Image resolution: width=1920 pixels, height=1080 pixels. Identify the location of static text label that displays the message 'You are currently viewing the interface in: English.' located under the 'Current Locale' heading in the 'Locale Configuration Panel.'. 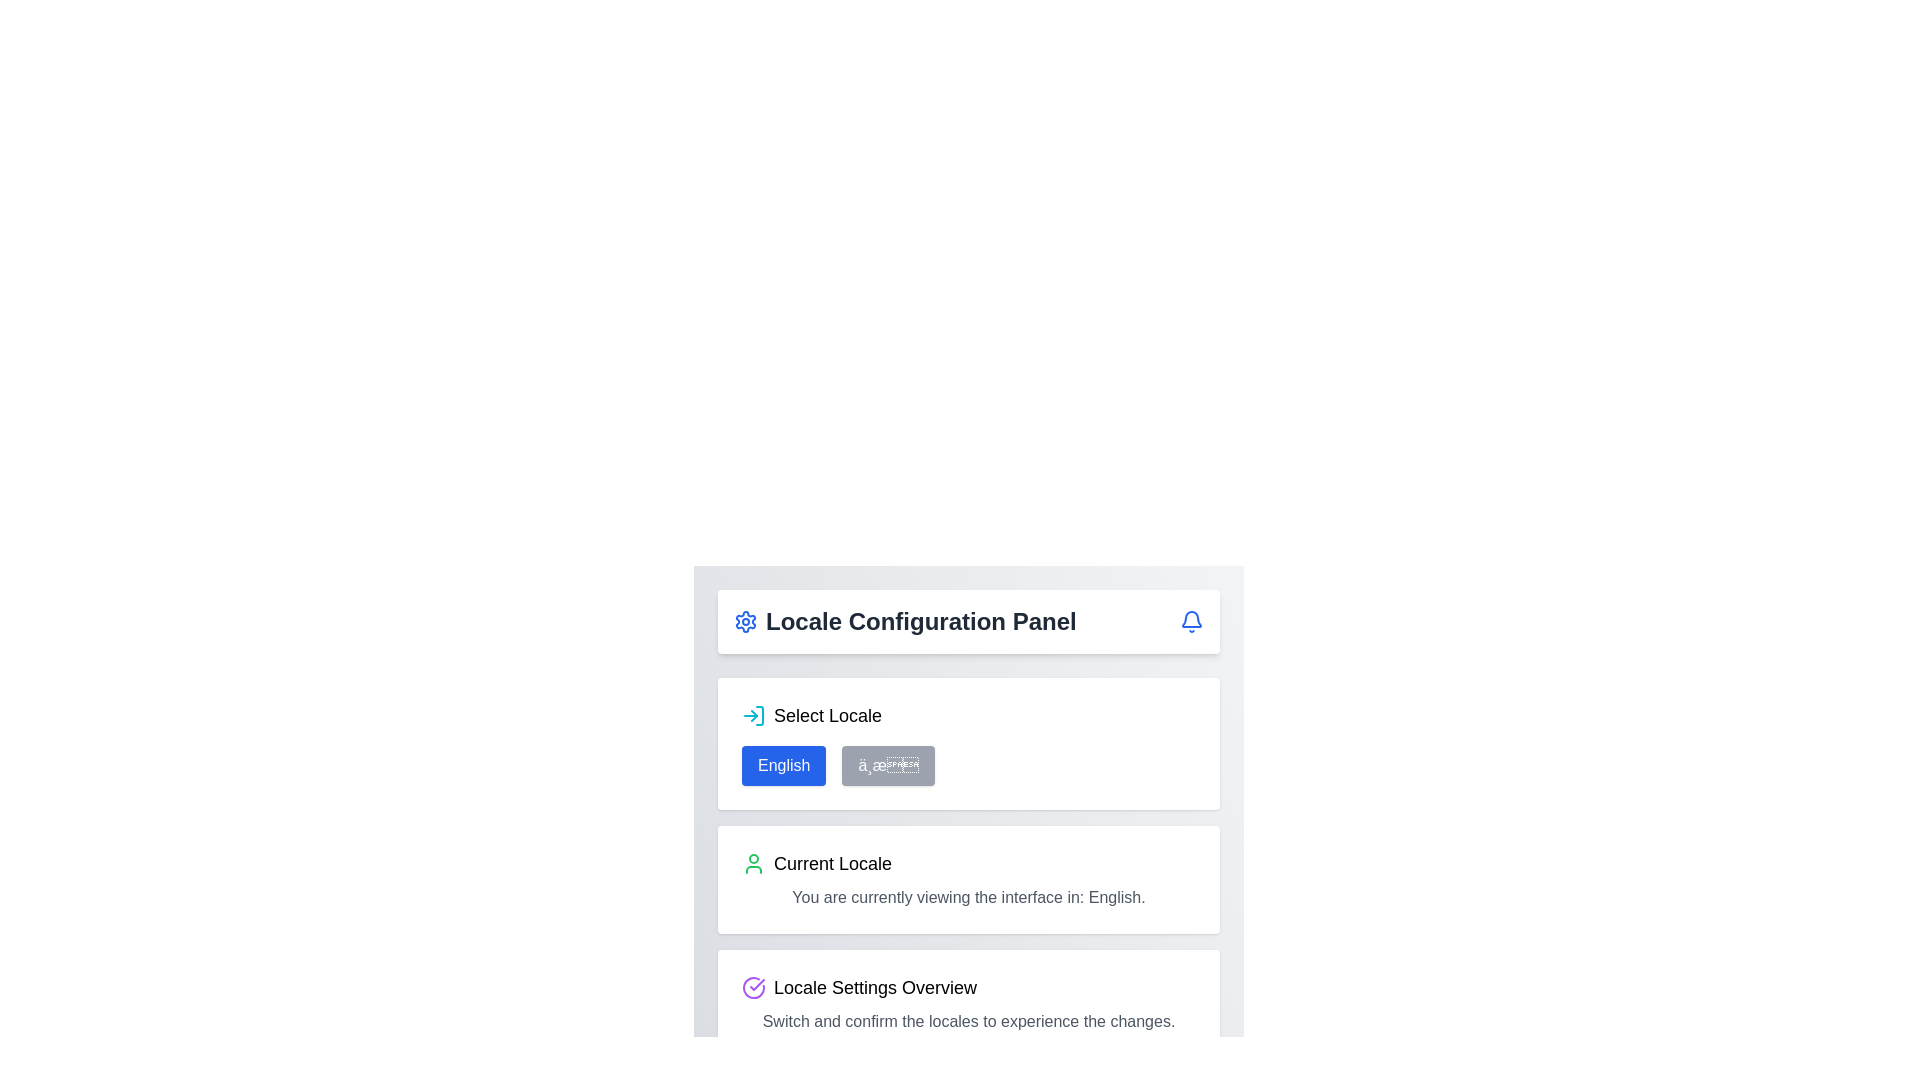
(969, 897).